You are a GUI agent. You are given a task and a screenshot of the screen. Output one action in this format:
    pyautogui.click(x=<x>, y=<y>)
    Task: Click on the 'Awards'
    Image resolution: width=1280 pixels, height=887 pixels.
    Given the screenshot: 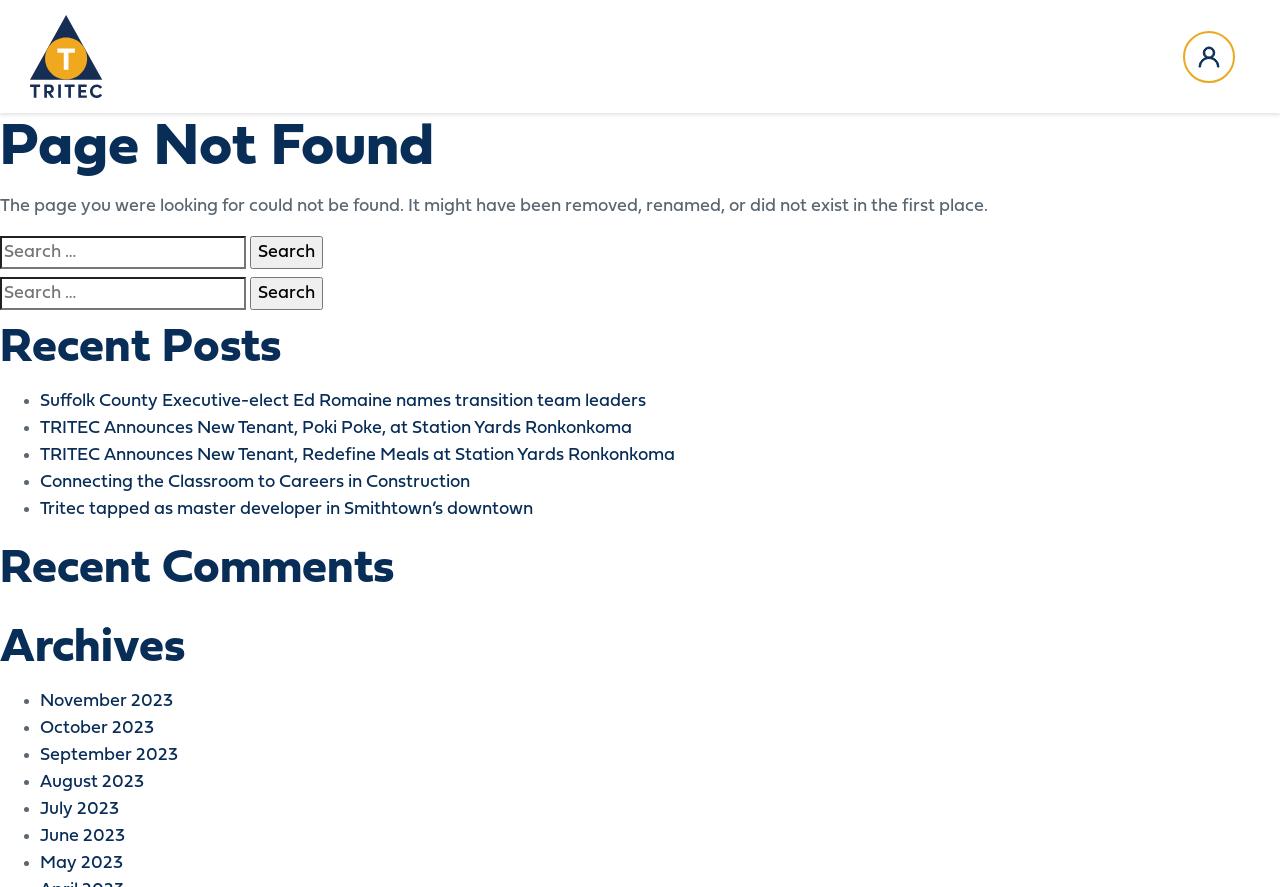 What is the action you would take?
    pyautogui.click(x=294, y=137)
    